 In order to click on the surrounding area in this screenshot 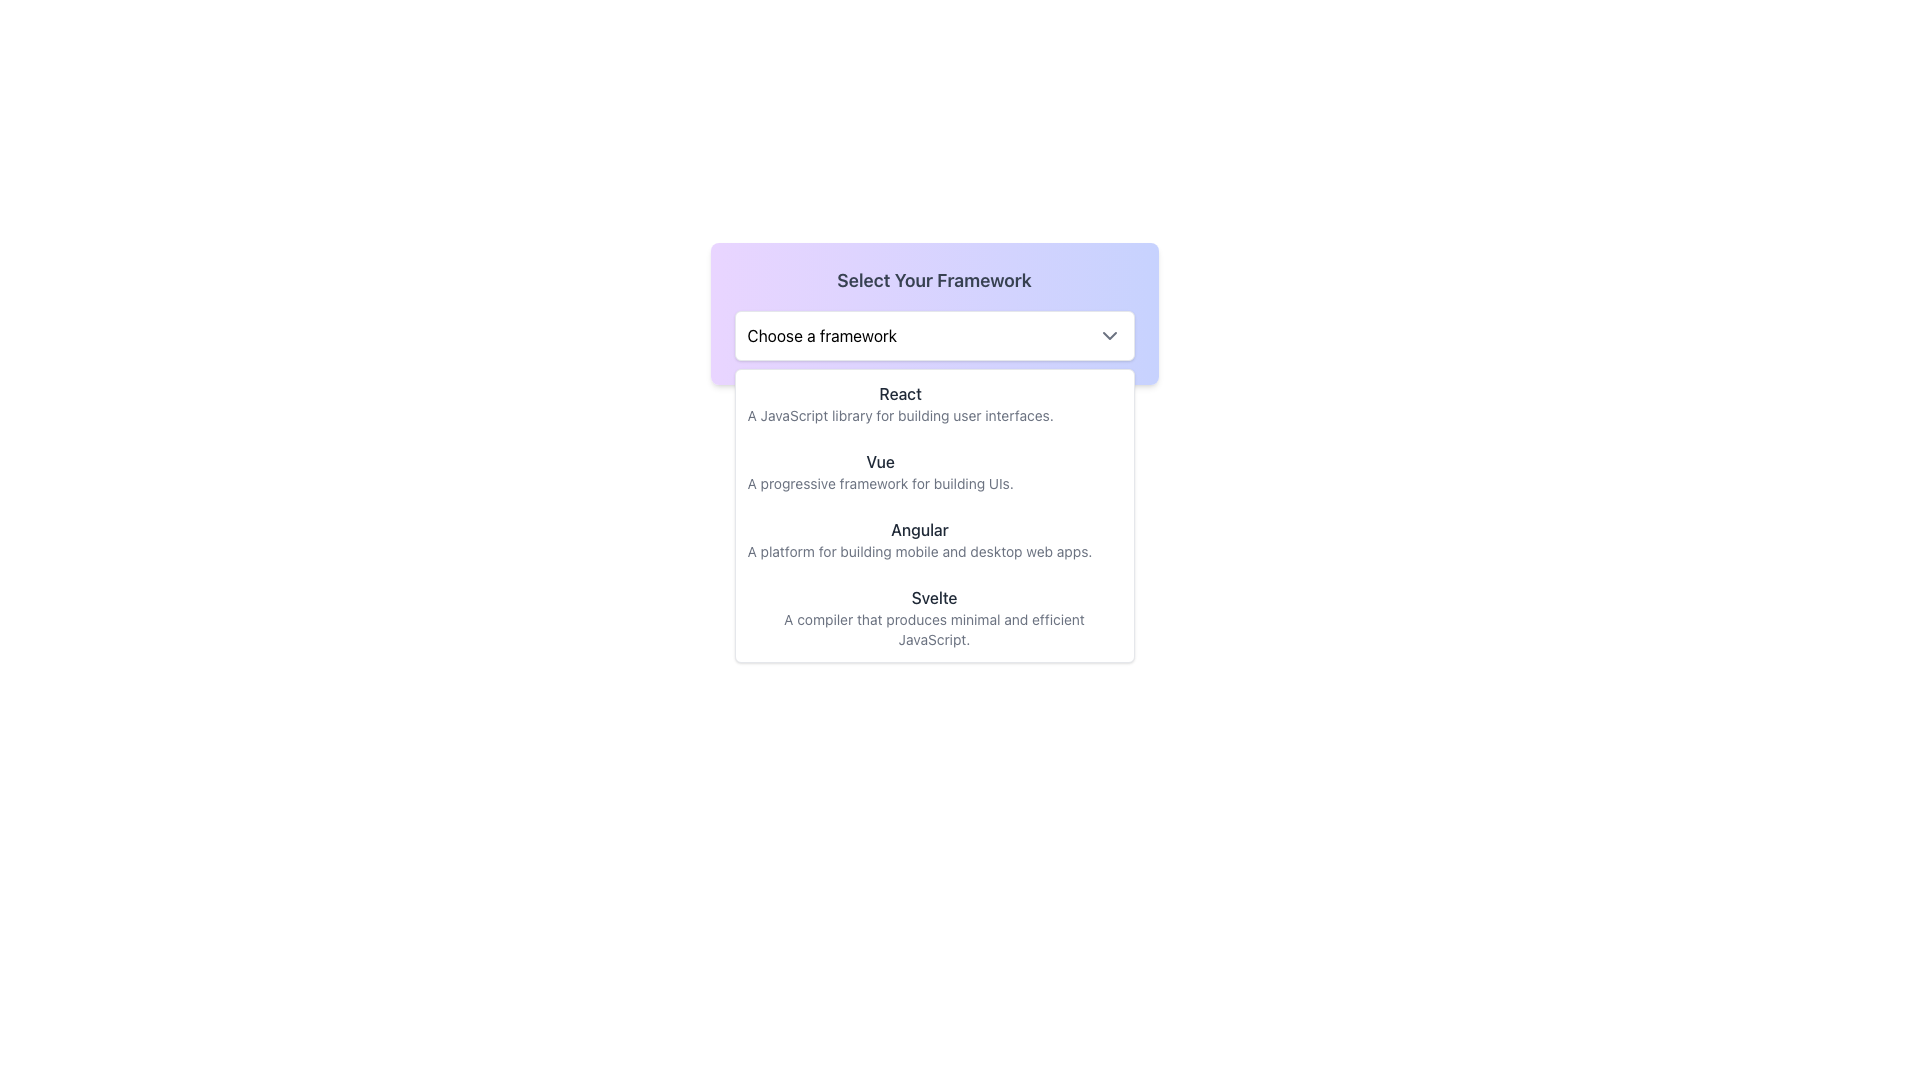, I will do `click(899, 393)`.